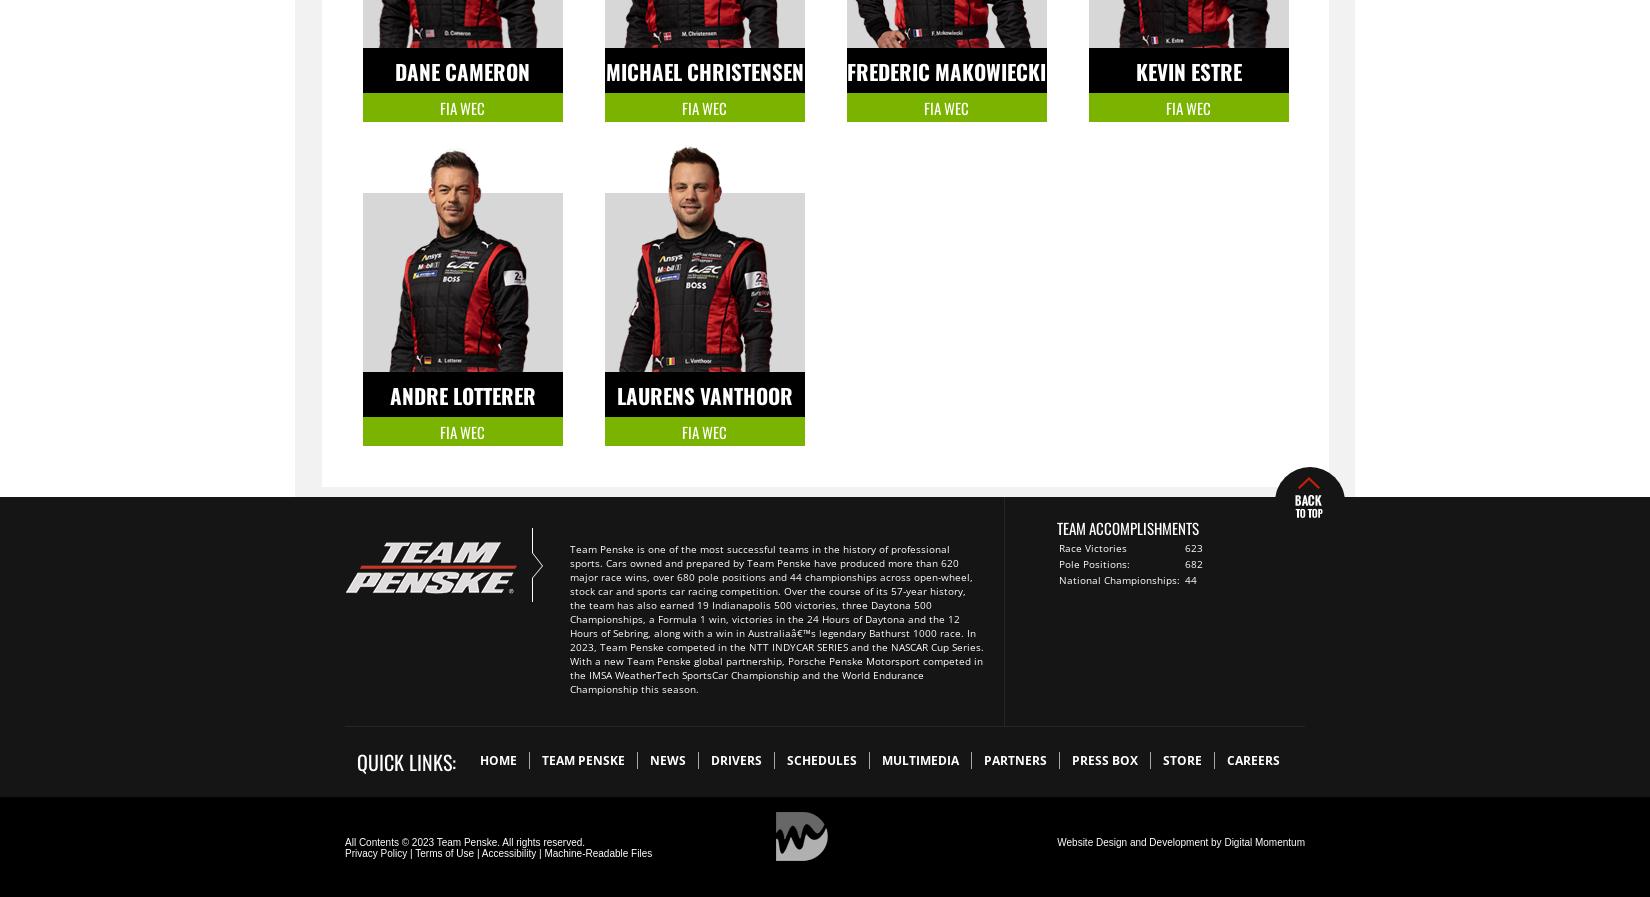  I want to click on 'Digital Momentum', so click(1223, 842).